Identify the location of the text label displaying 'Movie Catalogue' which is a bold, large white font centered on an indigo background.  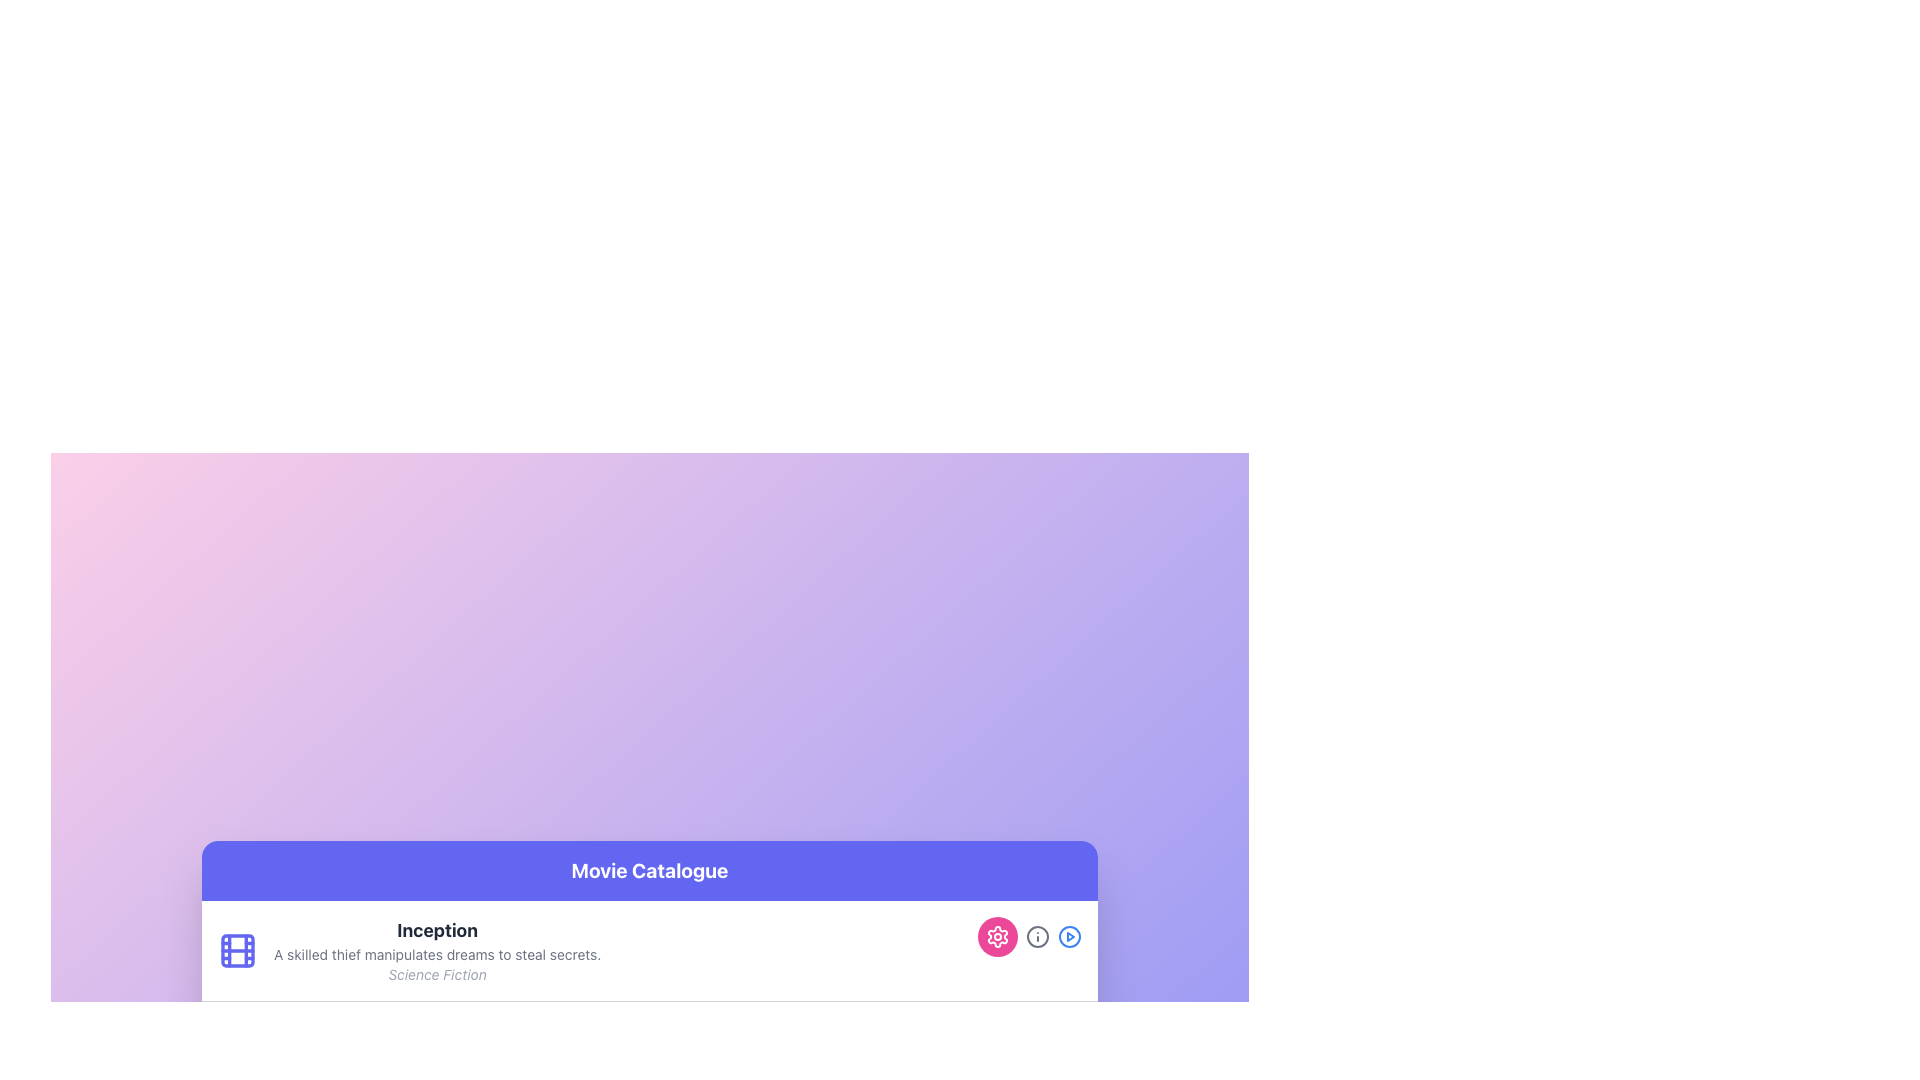
(649, 869).